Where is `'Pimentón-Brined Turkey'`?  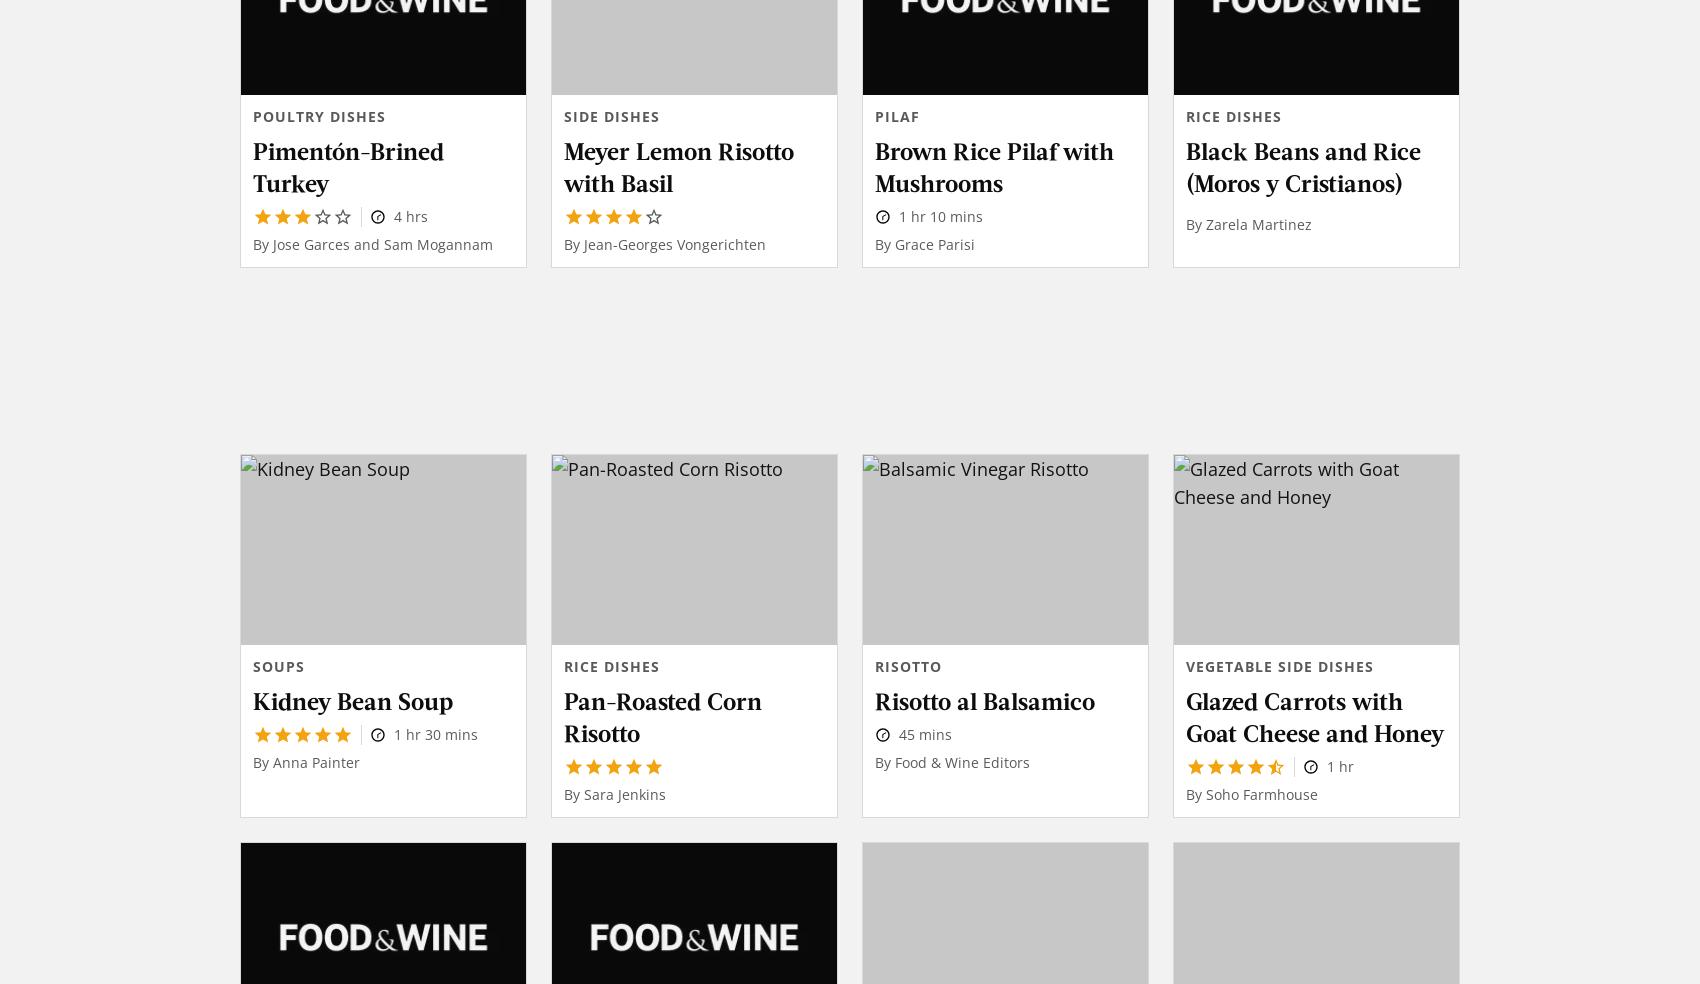 'Pimentón-Brined Turkey' is located at coordinates (347, 165).